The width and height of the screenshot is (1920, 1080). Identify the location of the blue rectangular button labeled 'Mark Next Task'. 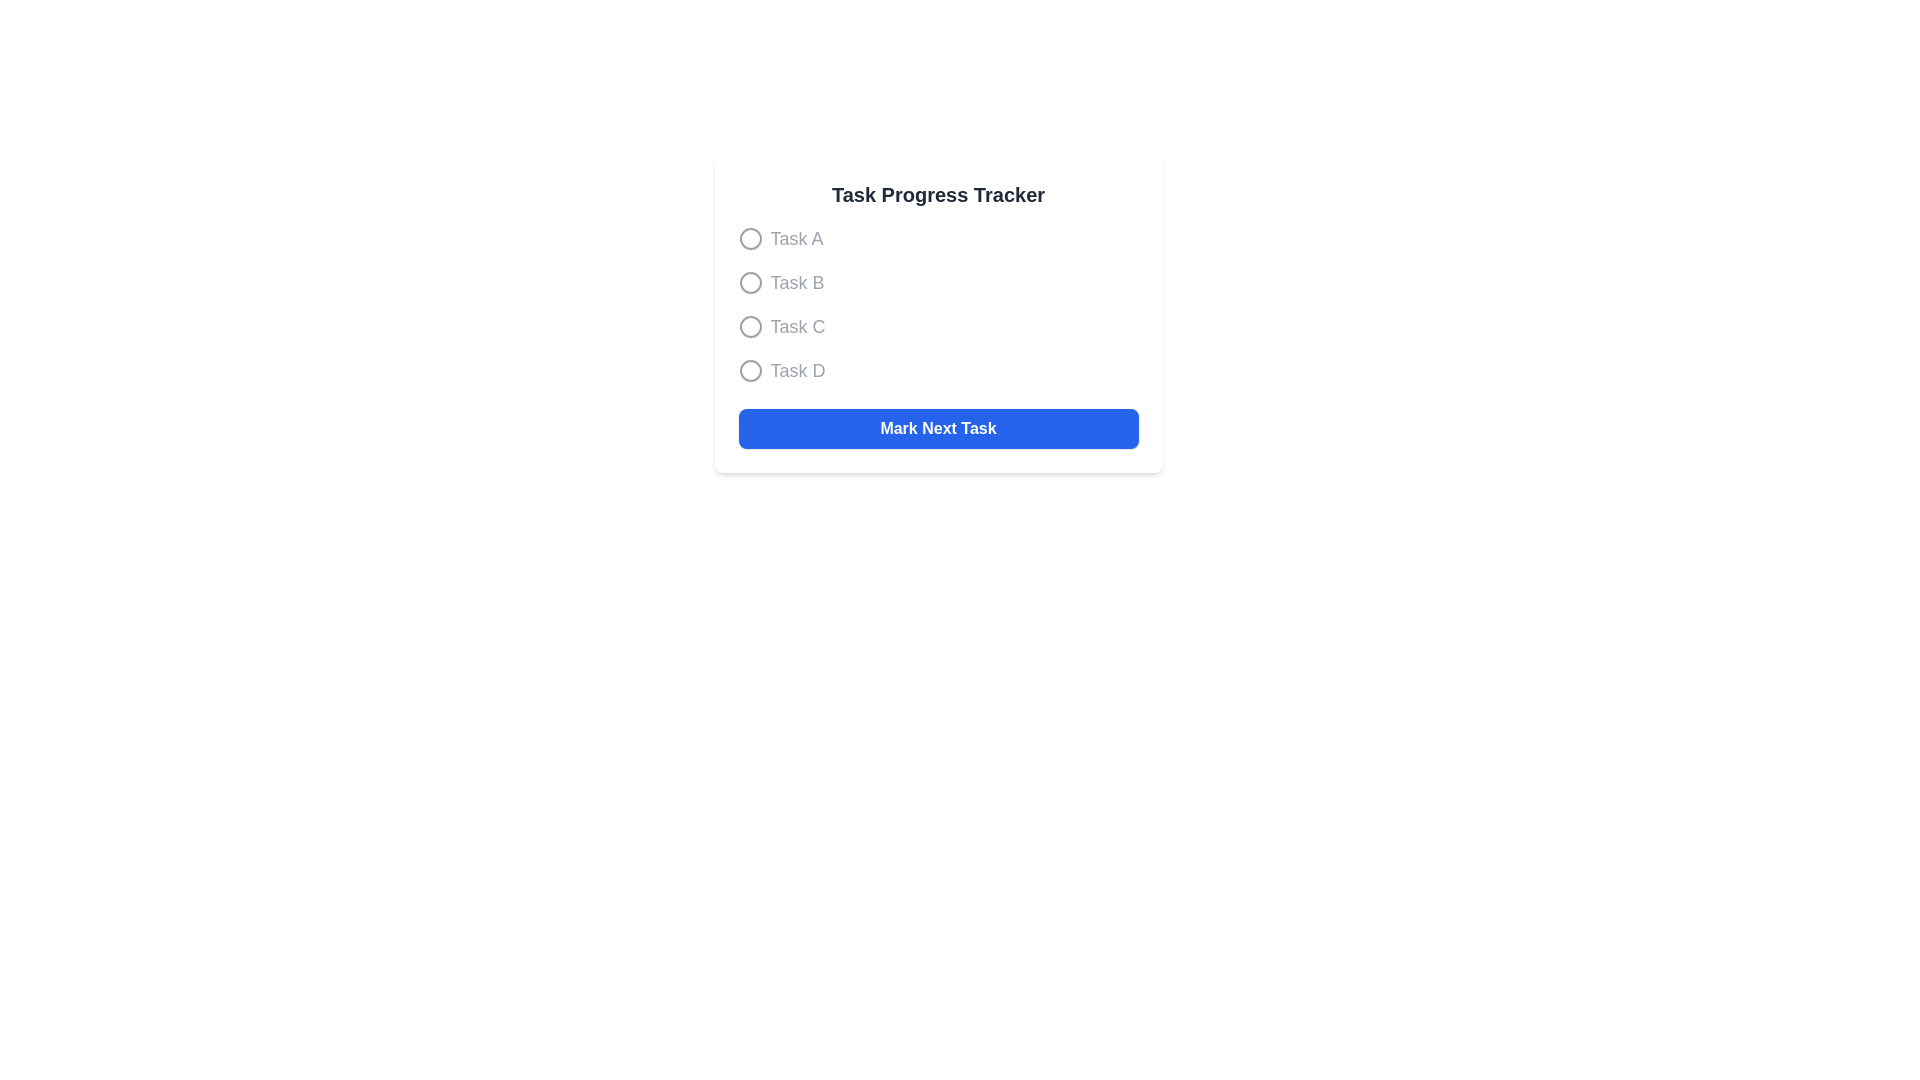
(937, 427).